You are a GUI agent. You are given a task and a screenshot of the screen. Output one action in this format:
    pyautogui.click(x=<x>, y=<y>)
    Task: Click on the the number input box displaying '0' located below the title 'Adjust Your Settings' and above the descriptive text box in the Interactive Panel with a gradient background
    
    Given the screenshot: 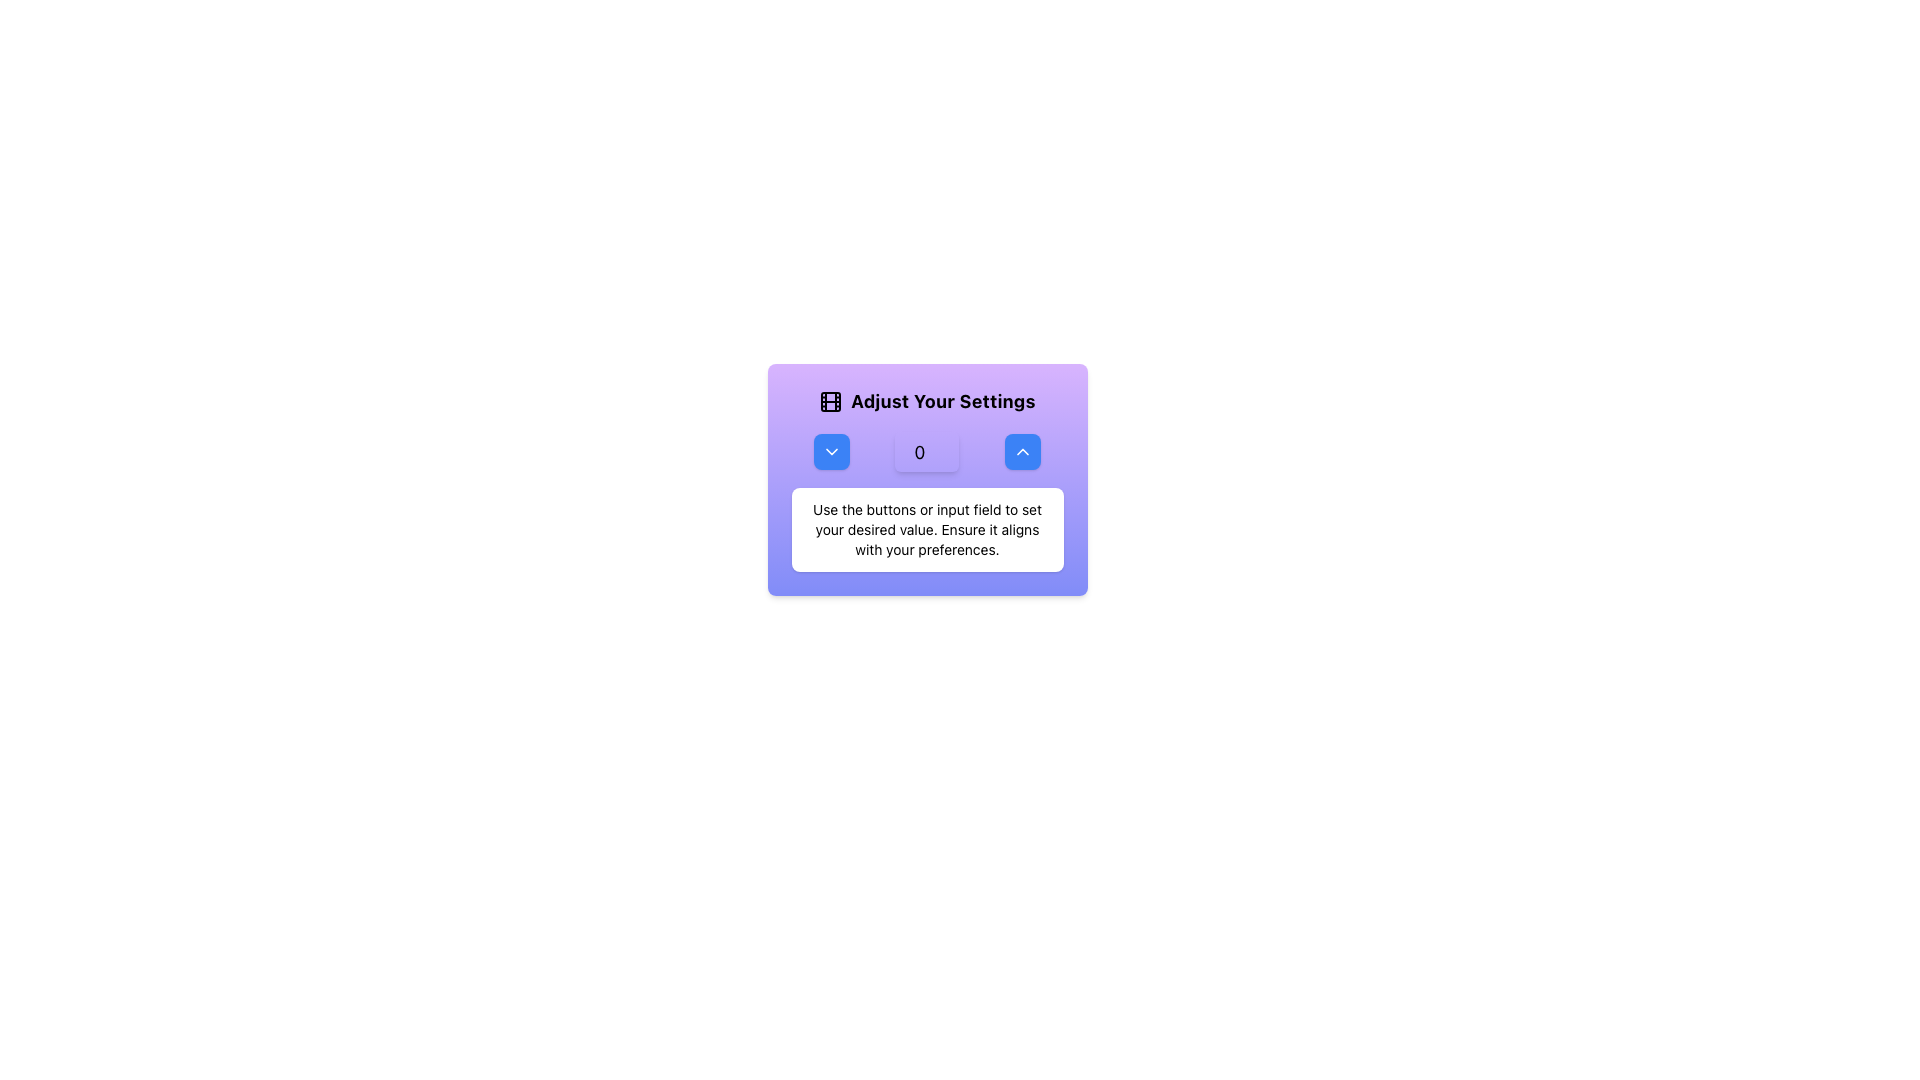 What is the action you would take?
    pyautogui.click(x=926, y=479)
    